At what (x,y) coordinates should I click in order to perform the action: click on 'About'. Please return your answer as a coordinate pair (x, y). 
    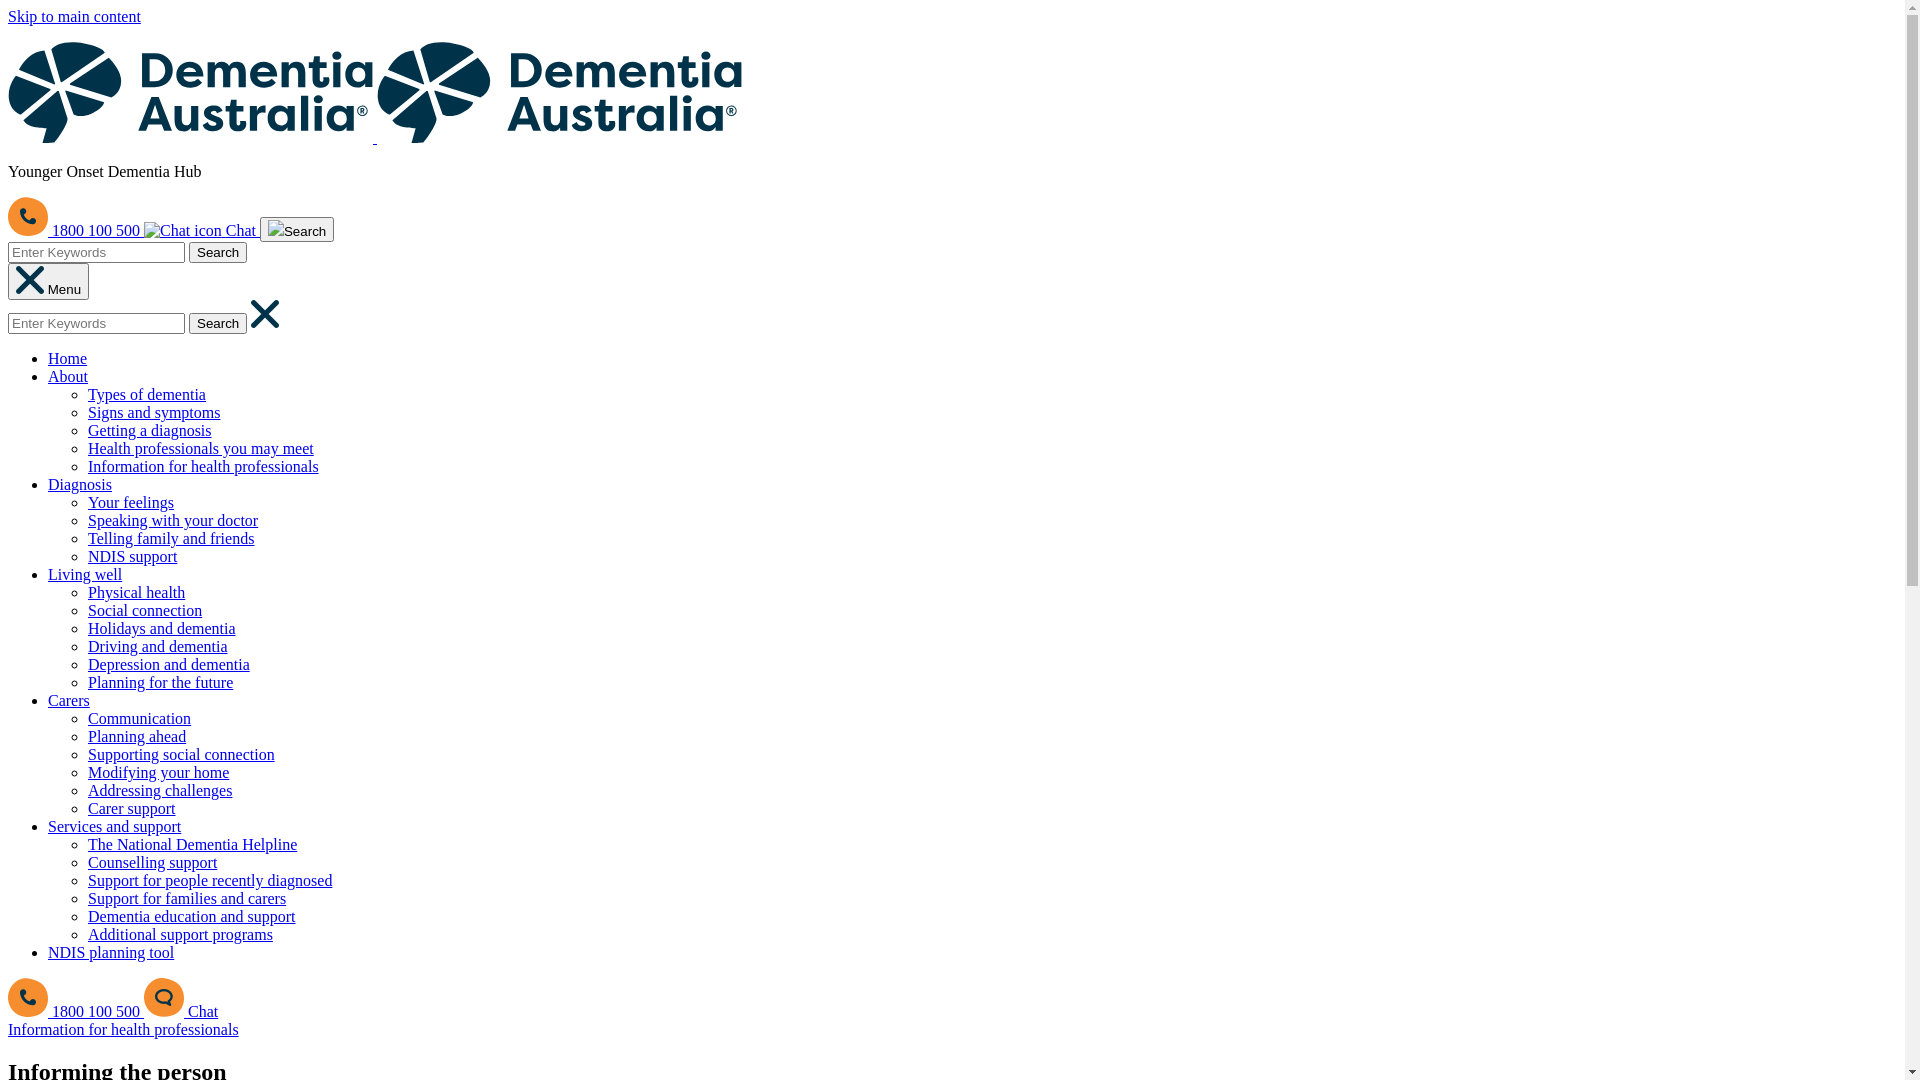
    Looking at the image, I should click on (67, 376).